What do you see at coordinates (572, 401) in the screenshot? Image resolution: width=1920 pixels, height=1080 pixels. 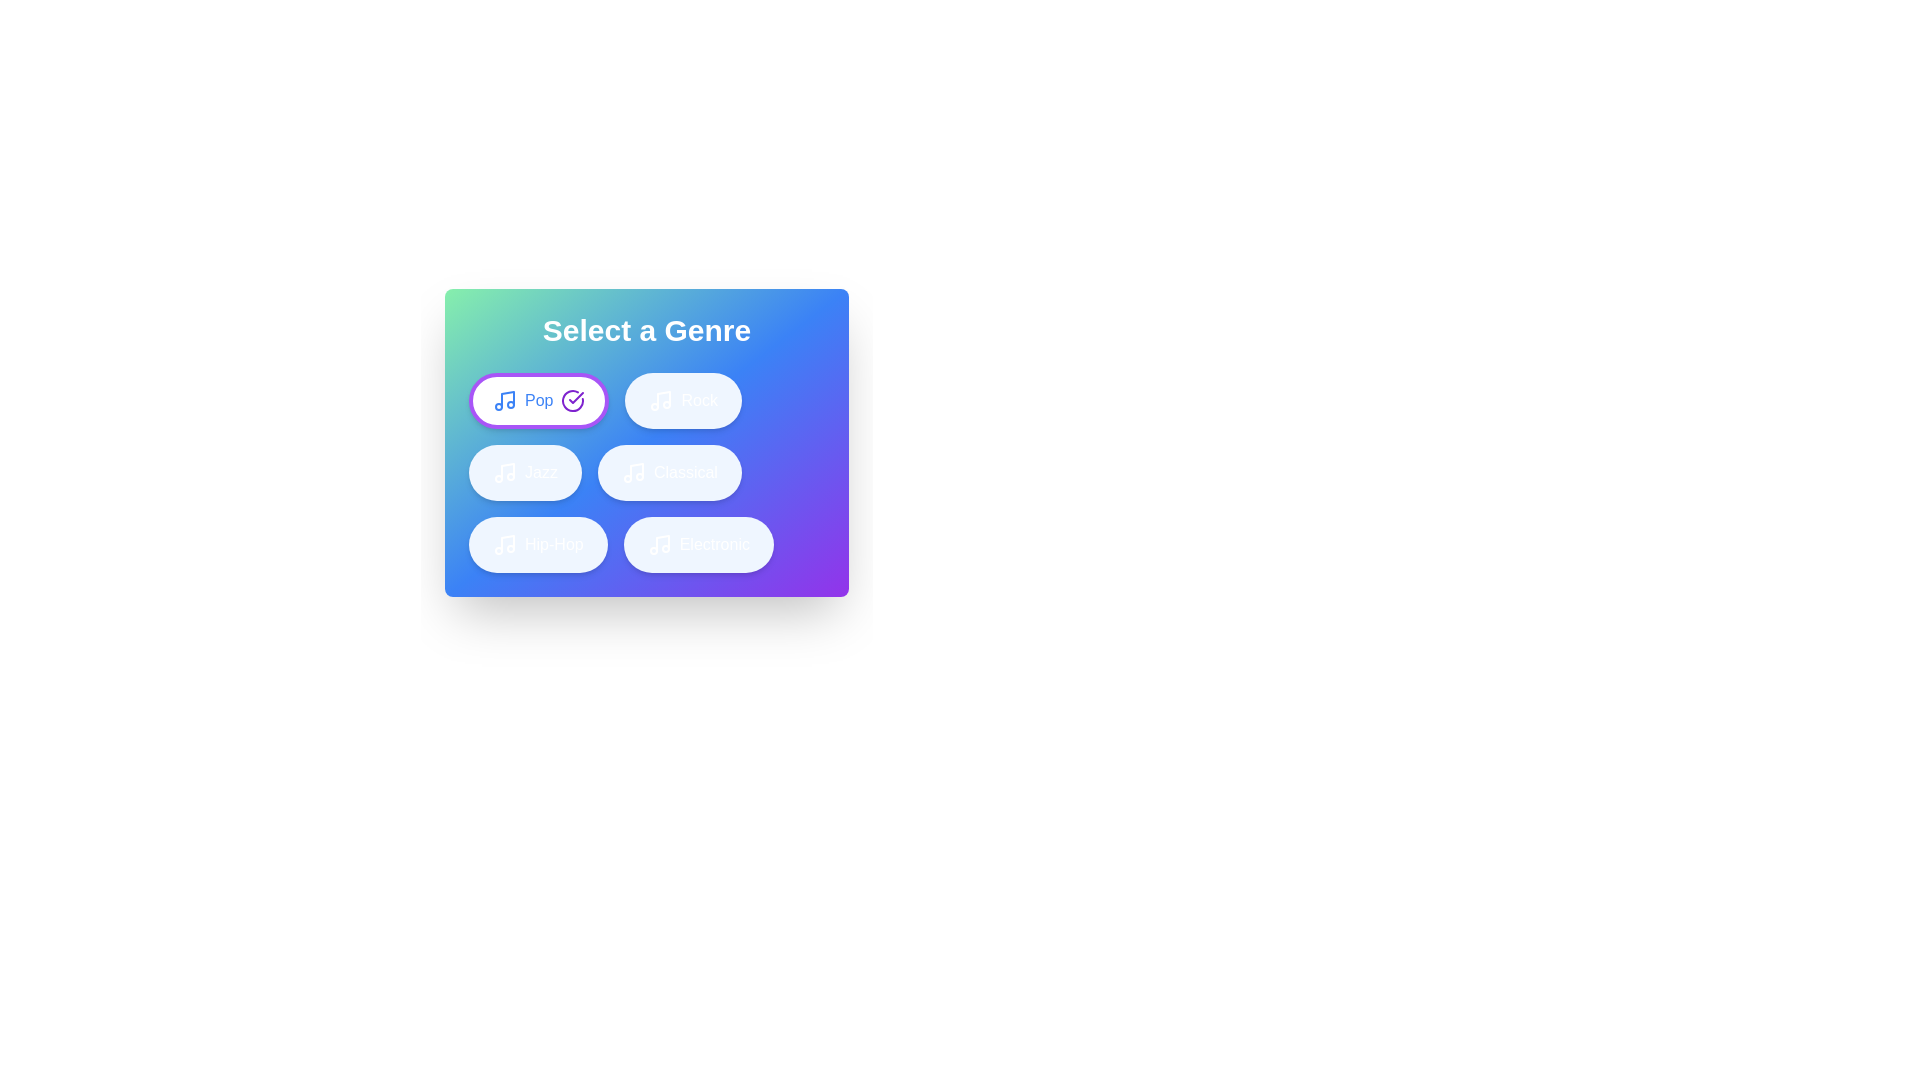 I see `the purple circular icon with a checkmark located to the right of the 'Pop' text in the genre selection interface` at bounding box center [572, 401].